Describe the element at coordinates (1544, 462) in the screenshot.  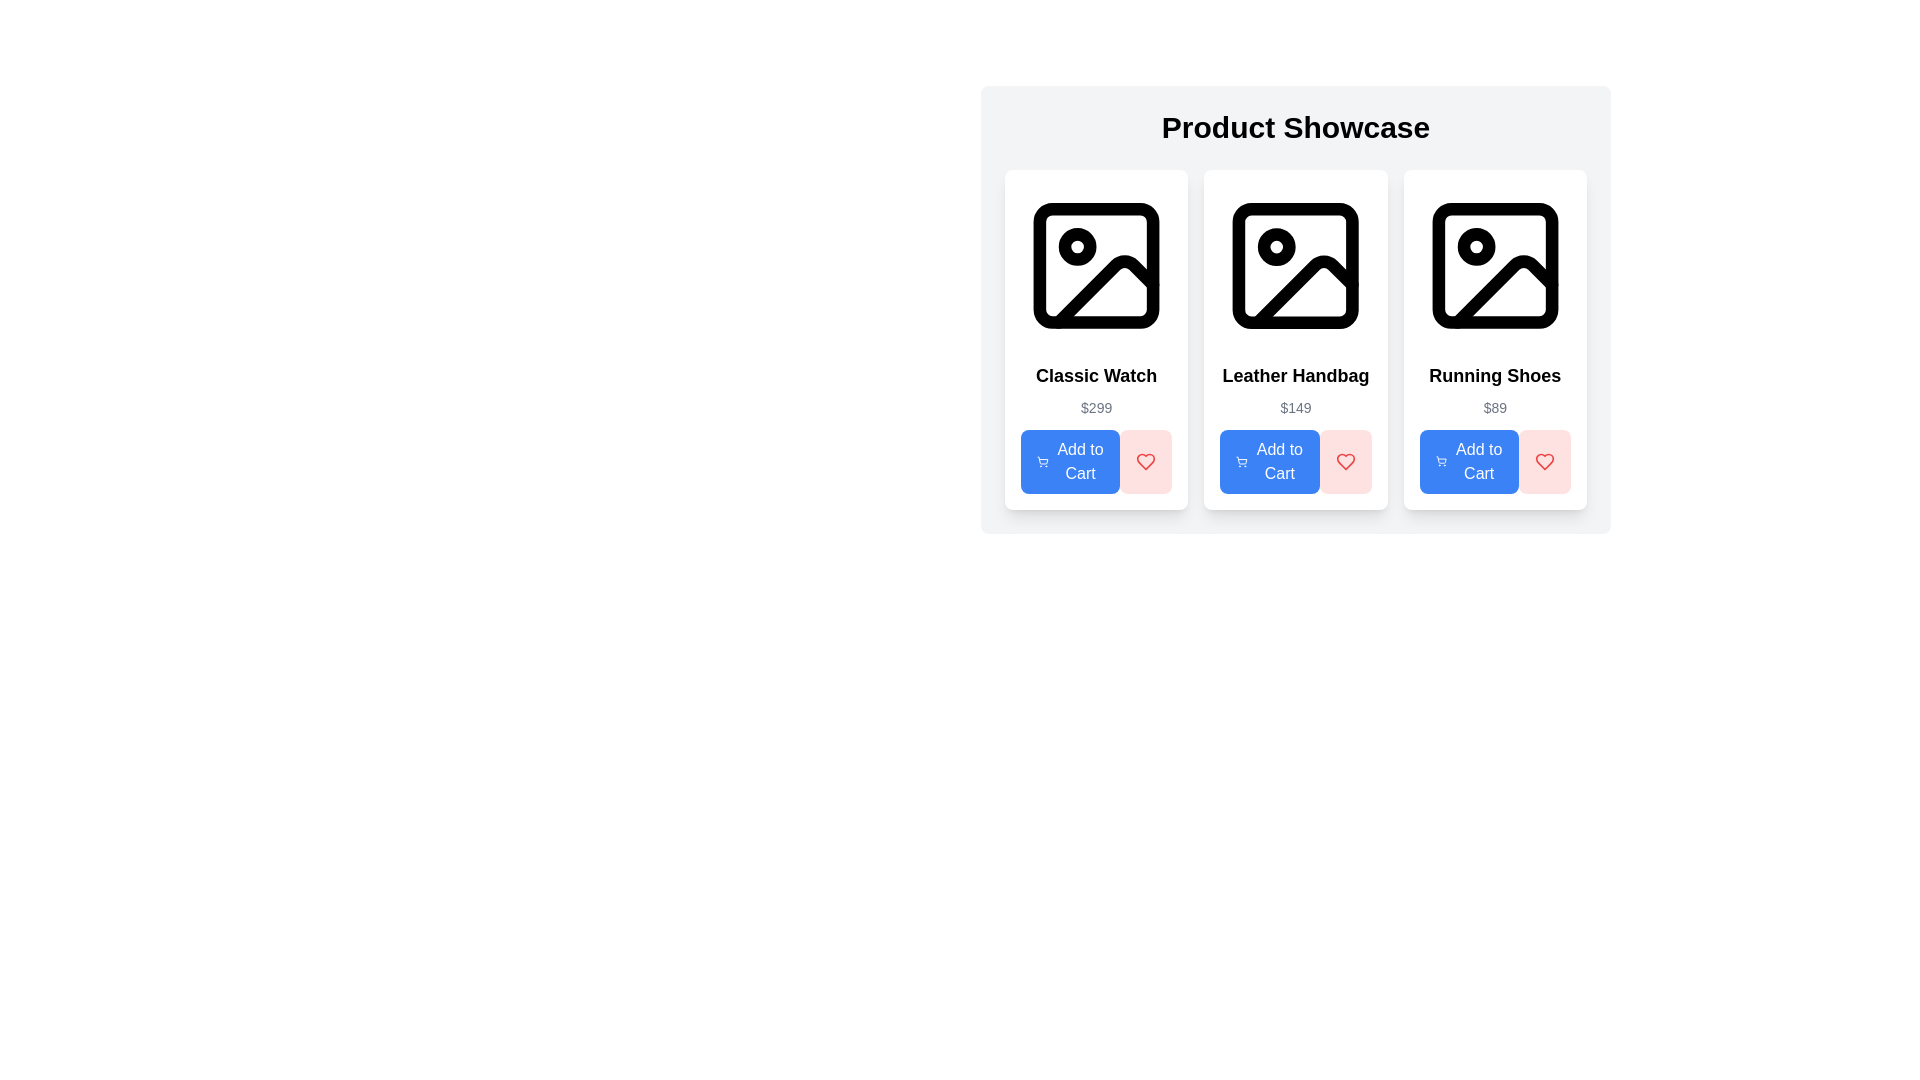
I see `the heart-shaped icon button, which is styled with a red stroke and represents a 'like' action, located in the lower section of the third product card` at that location.